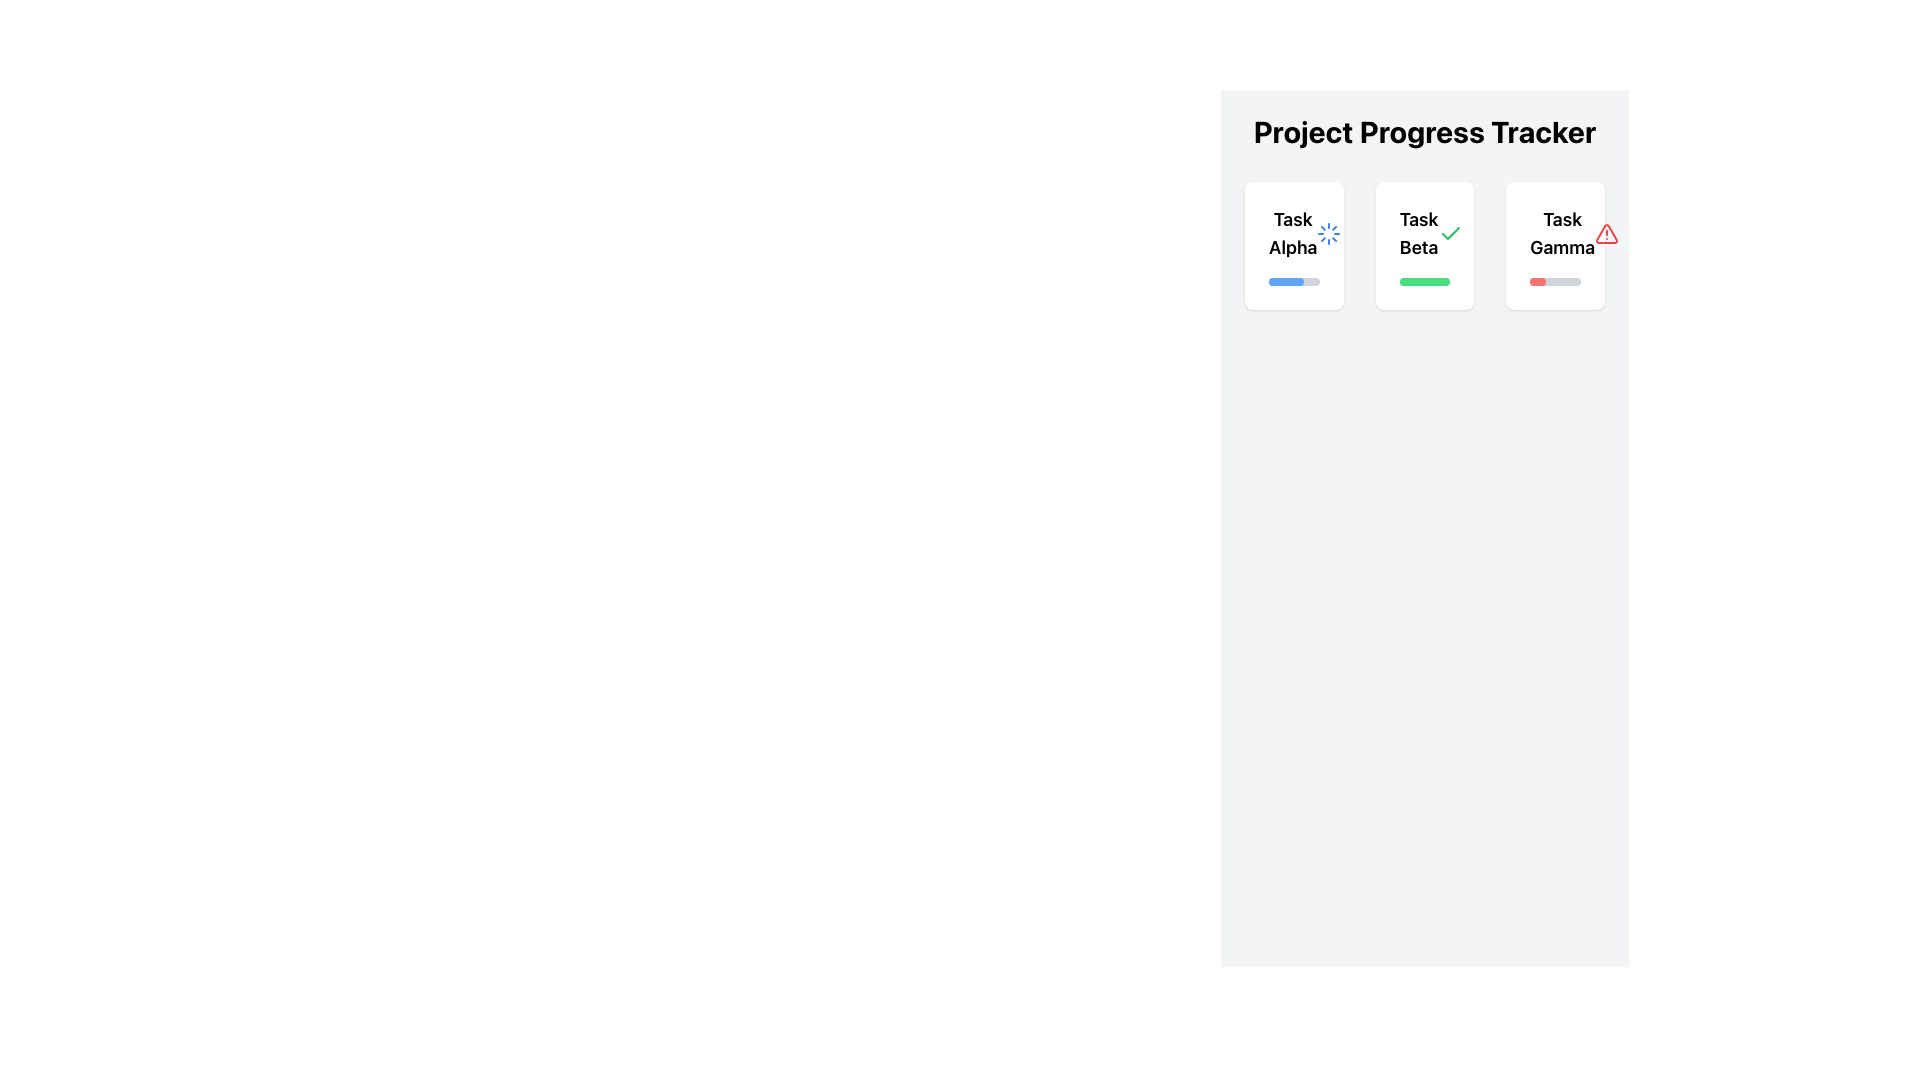  What do you see at coordinates (1329, 233) in the screenshot?
I see `the Loader or spinner icon located in the upper-right area of the 'Task Alpha' card in the 'Project Progress Tracker' interface` at bounding box center [1329, 233].